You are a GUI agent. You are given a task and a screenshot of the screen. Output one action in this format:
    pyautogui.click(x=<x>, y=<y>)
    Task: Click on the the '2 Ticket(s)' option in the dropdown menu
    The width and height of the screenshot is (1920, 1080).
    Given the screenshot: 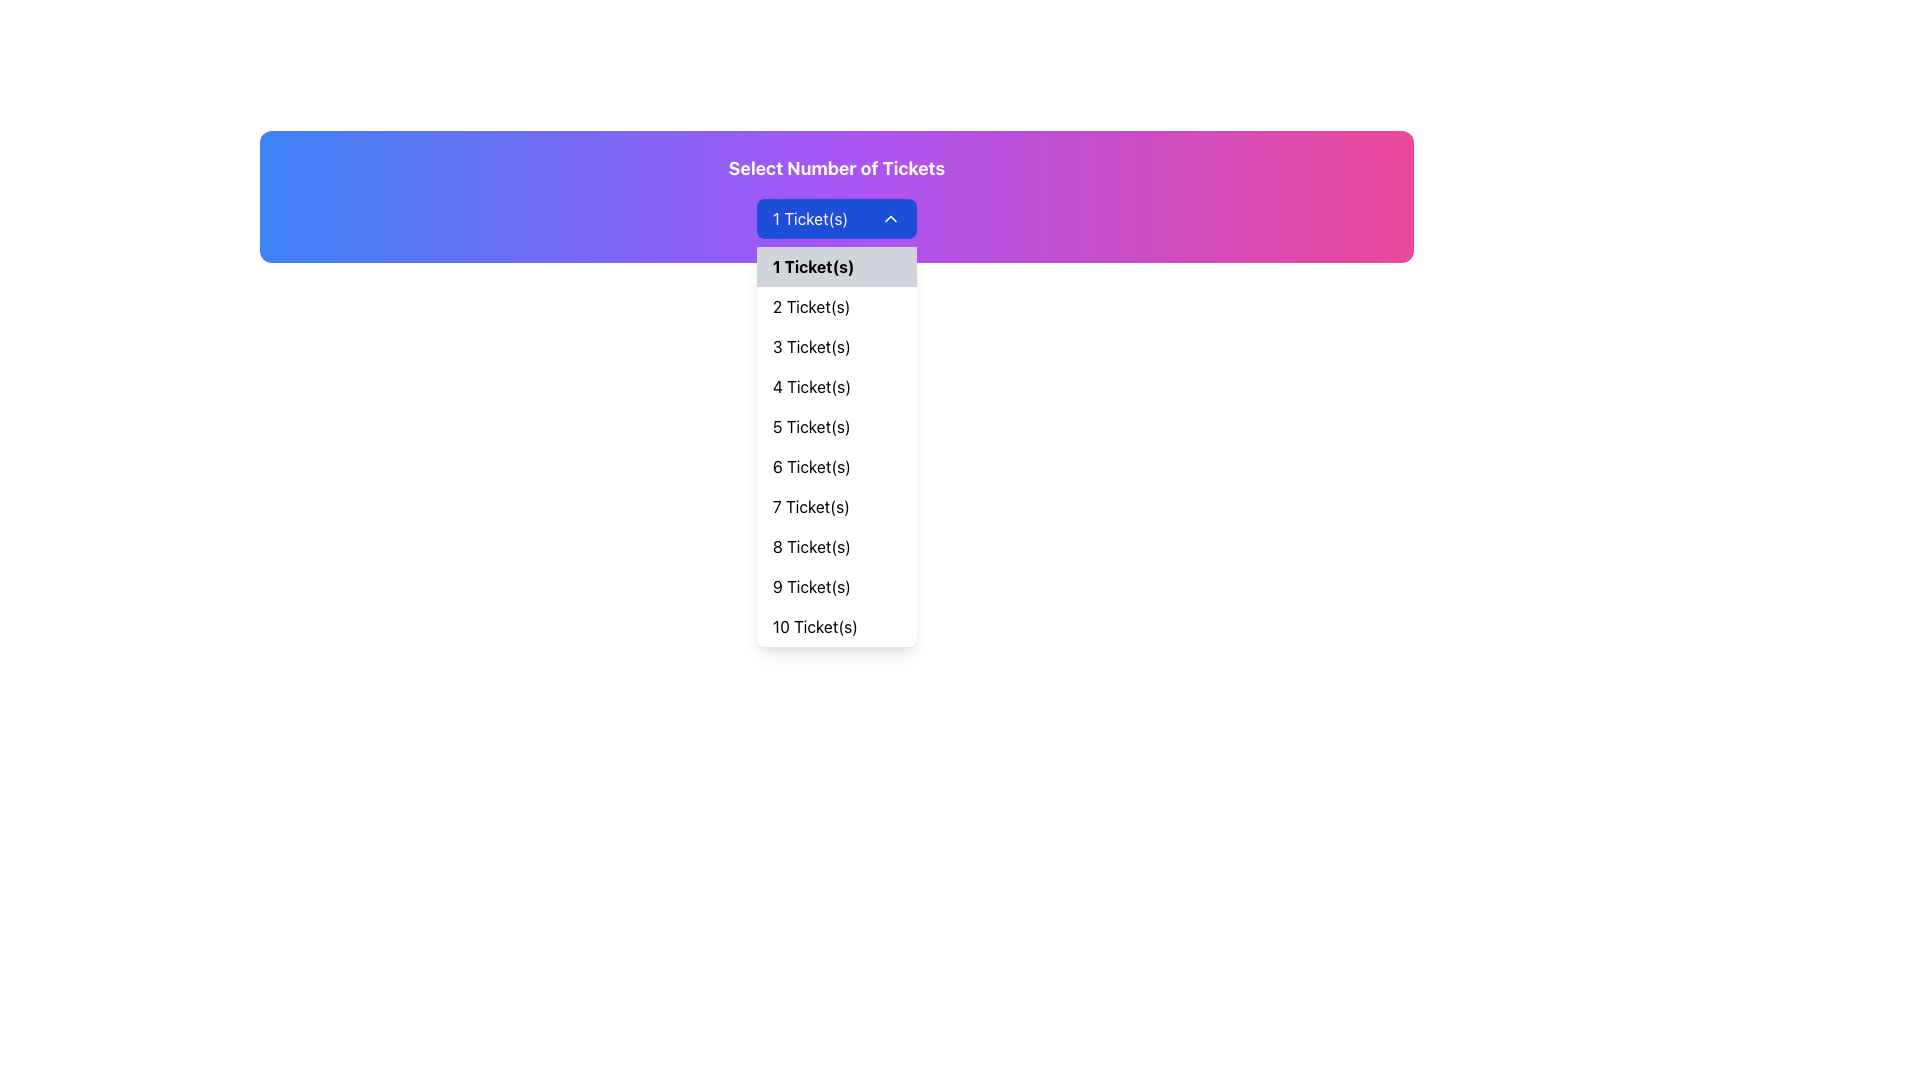 What is the action you would take?
    pyautogui.click(x=836, y=307)
    